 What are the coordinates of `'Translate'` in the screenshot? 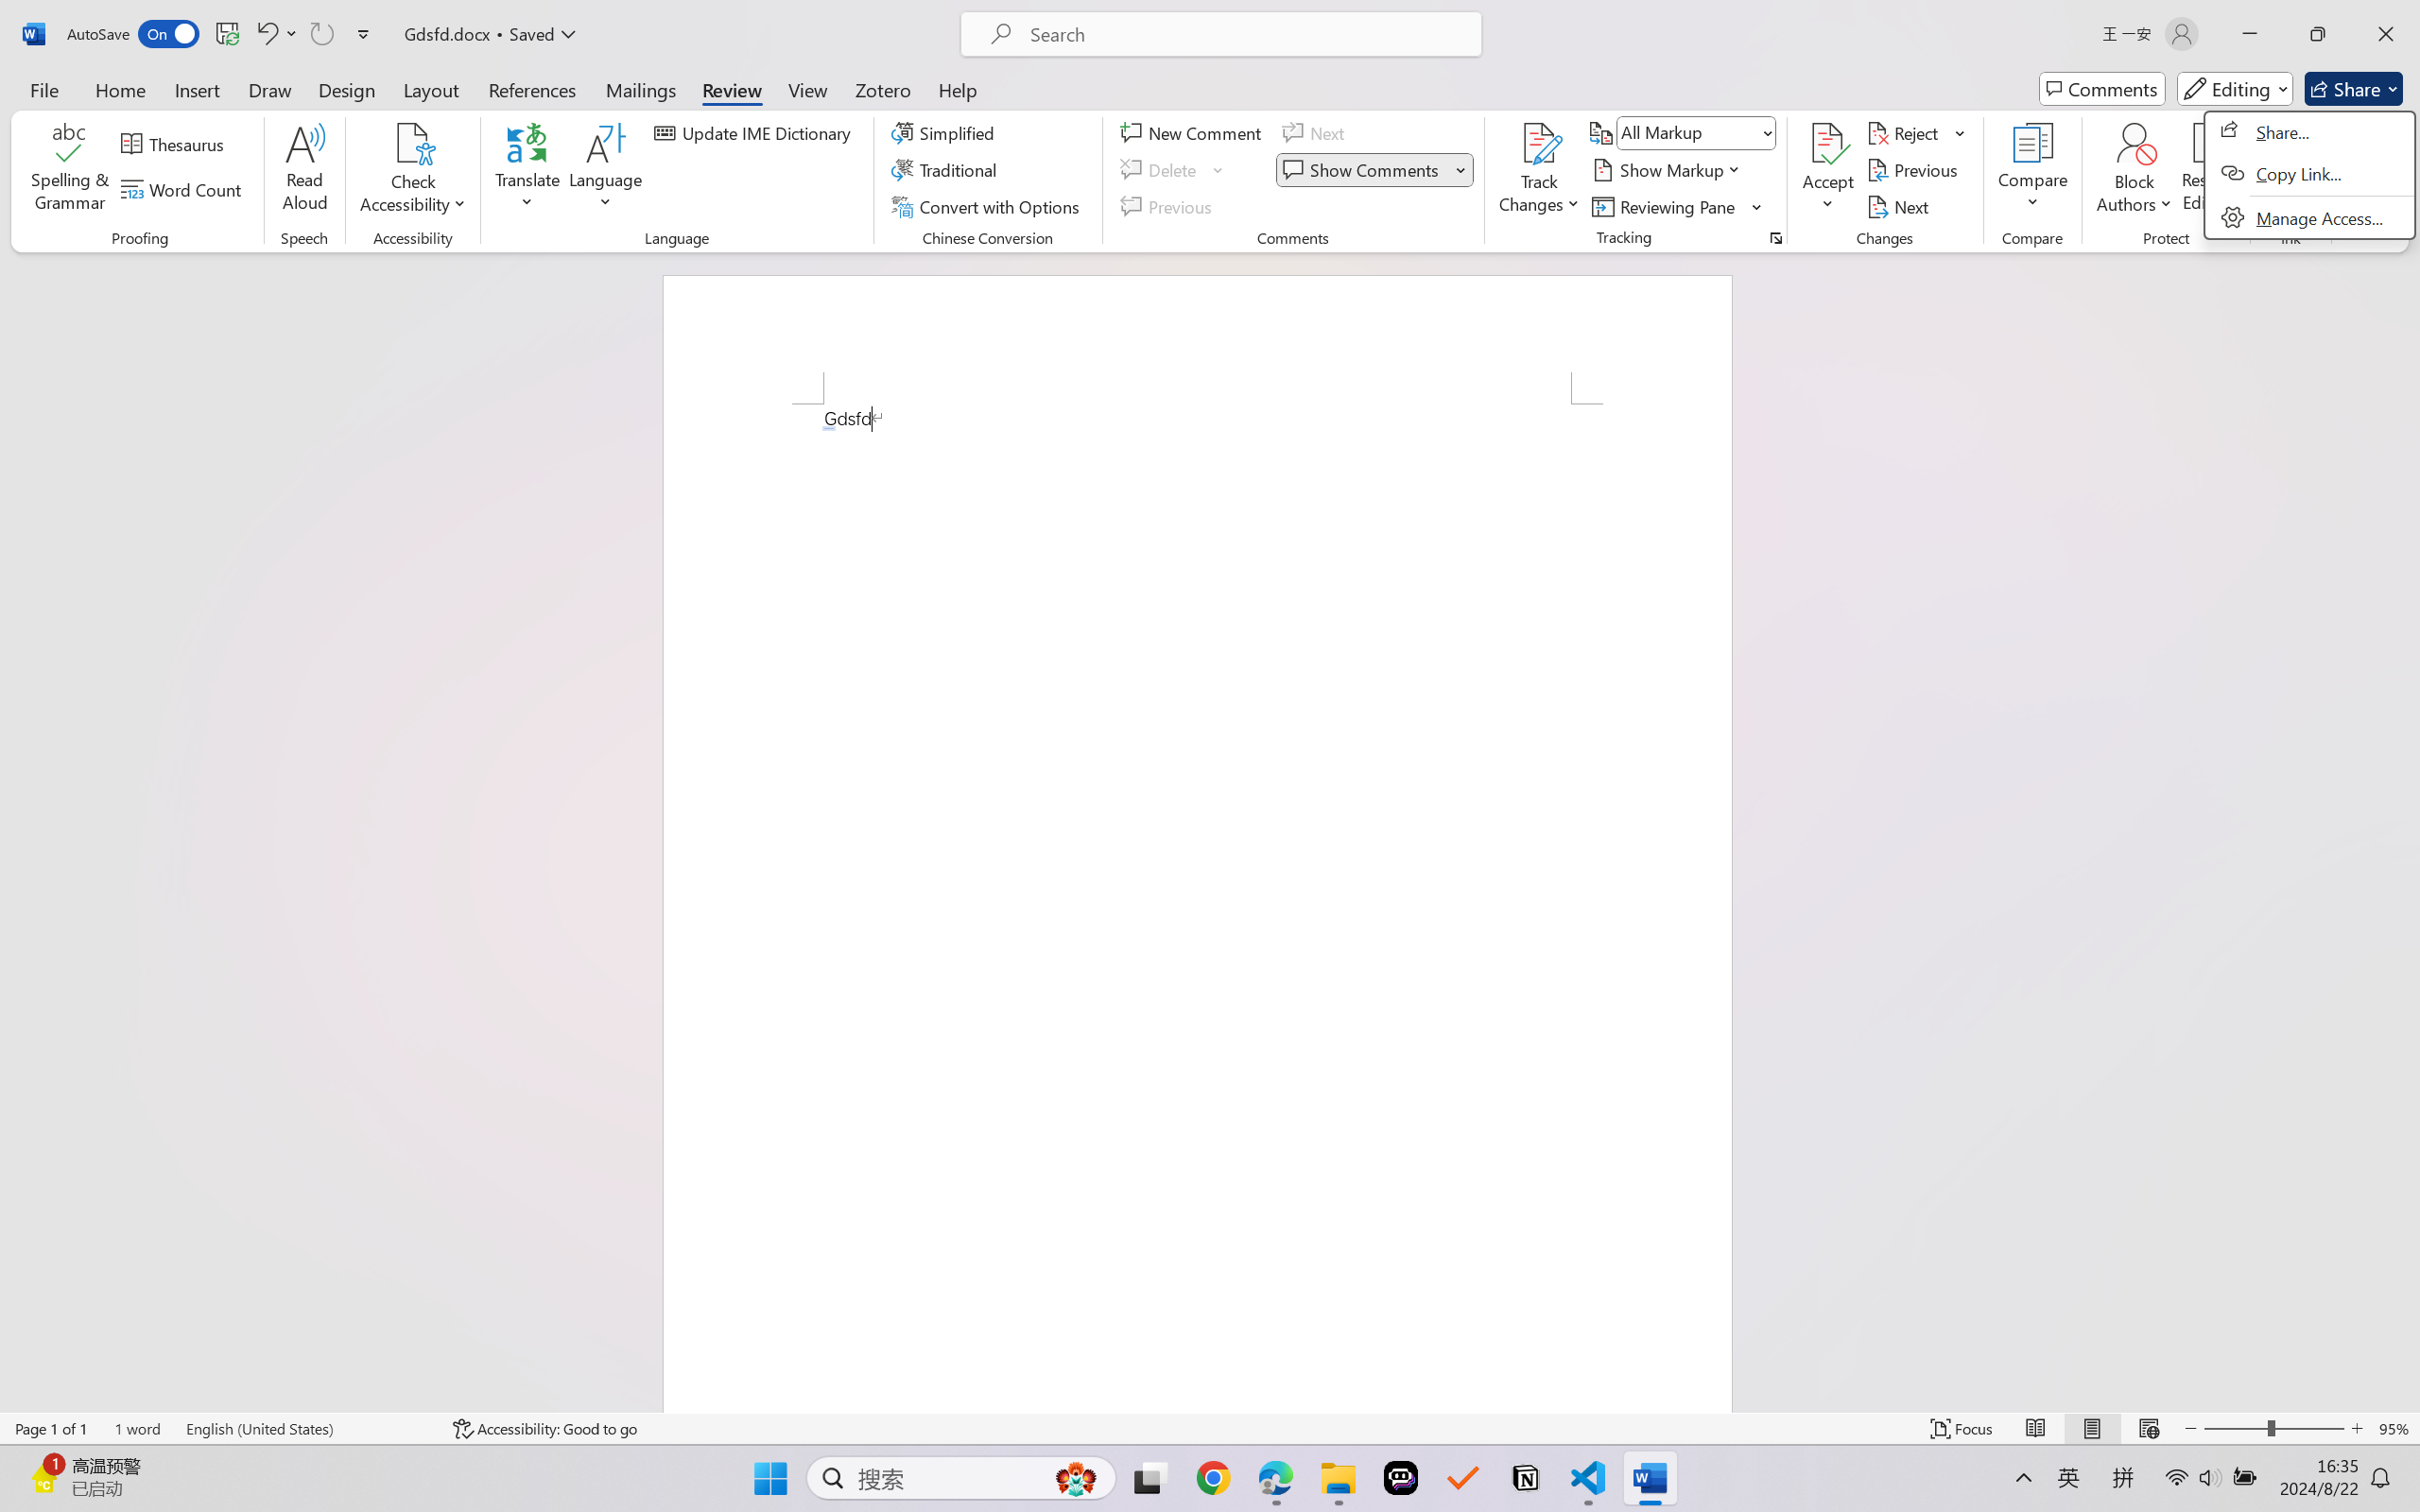 It's located at (527, 170).